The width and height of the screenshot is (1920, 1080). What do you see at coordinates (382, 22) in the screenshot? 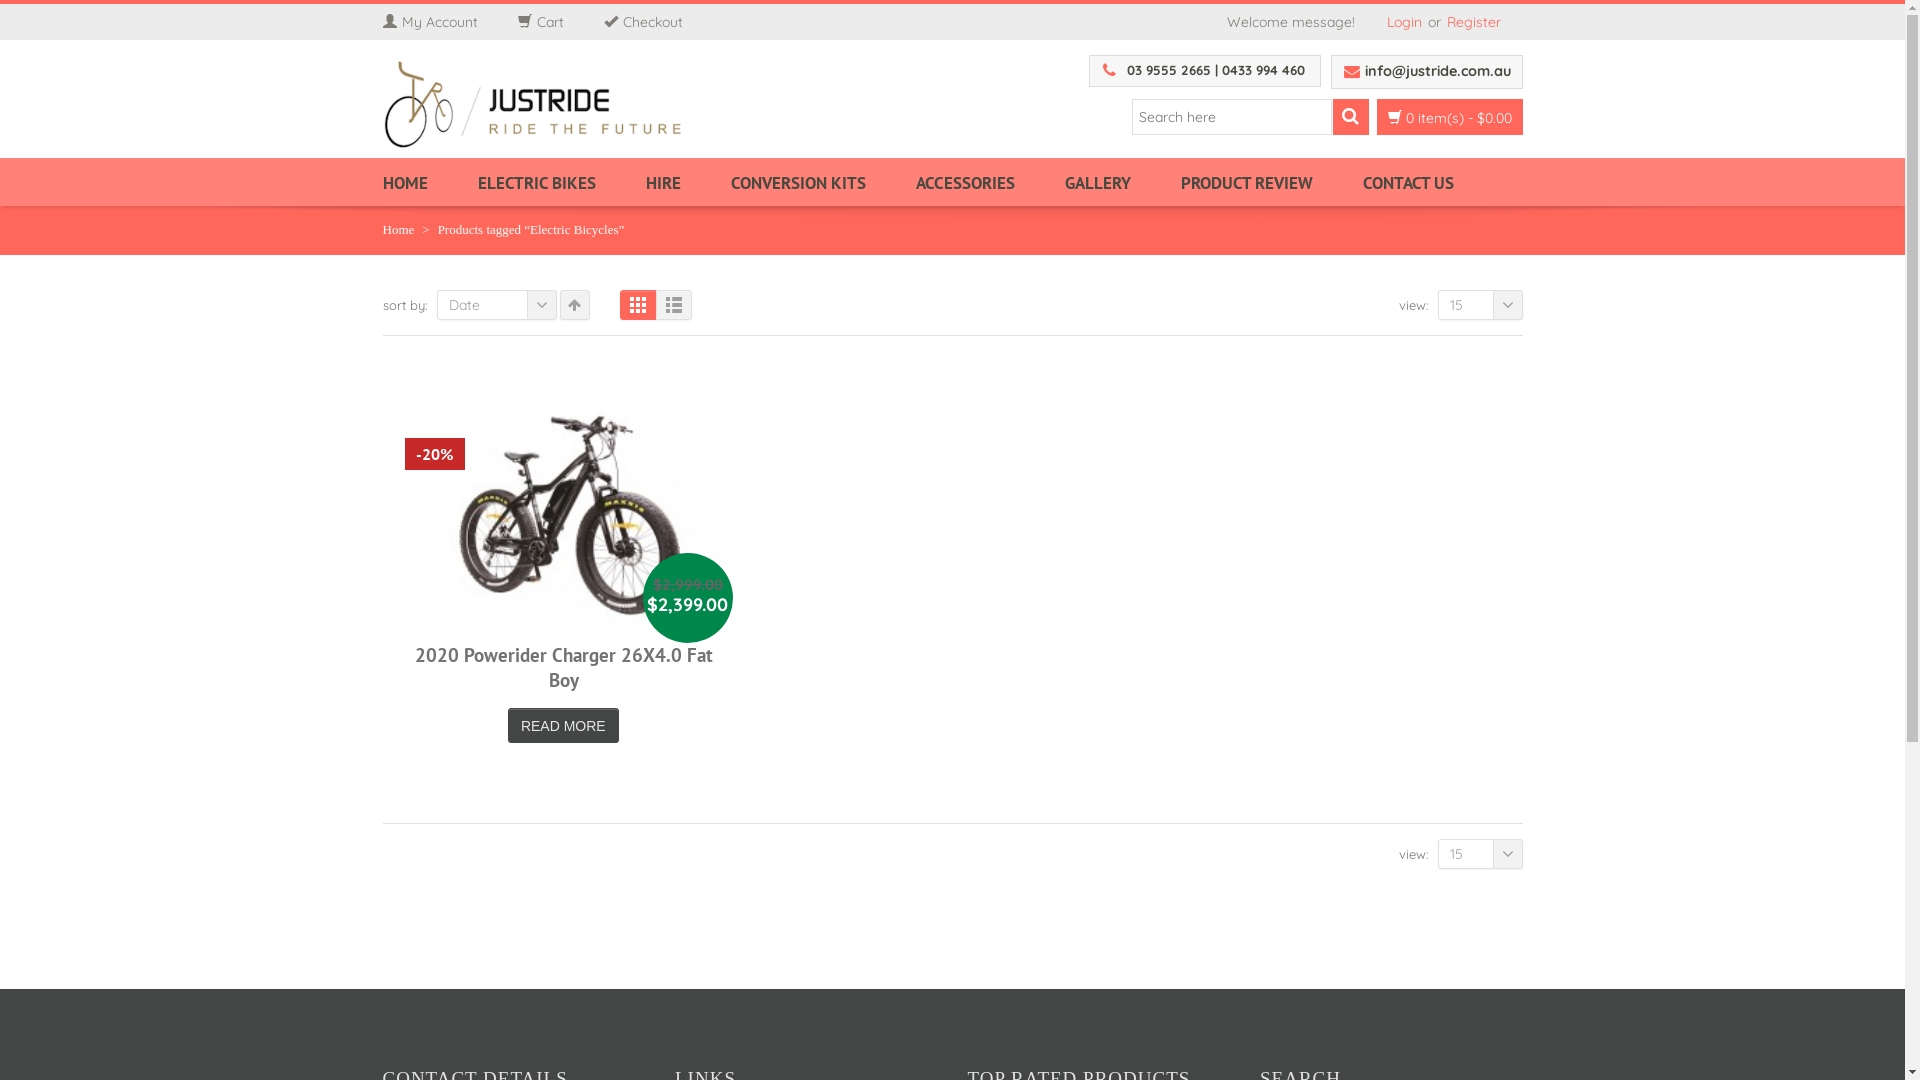
I see `'My Account'` at bounding box center [382, 22].